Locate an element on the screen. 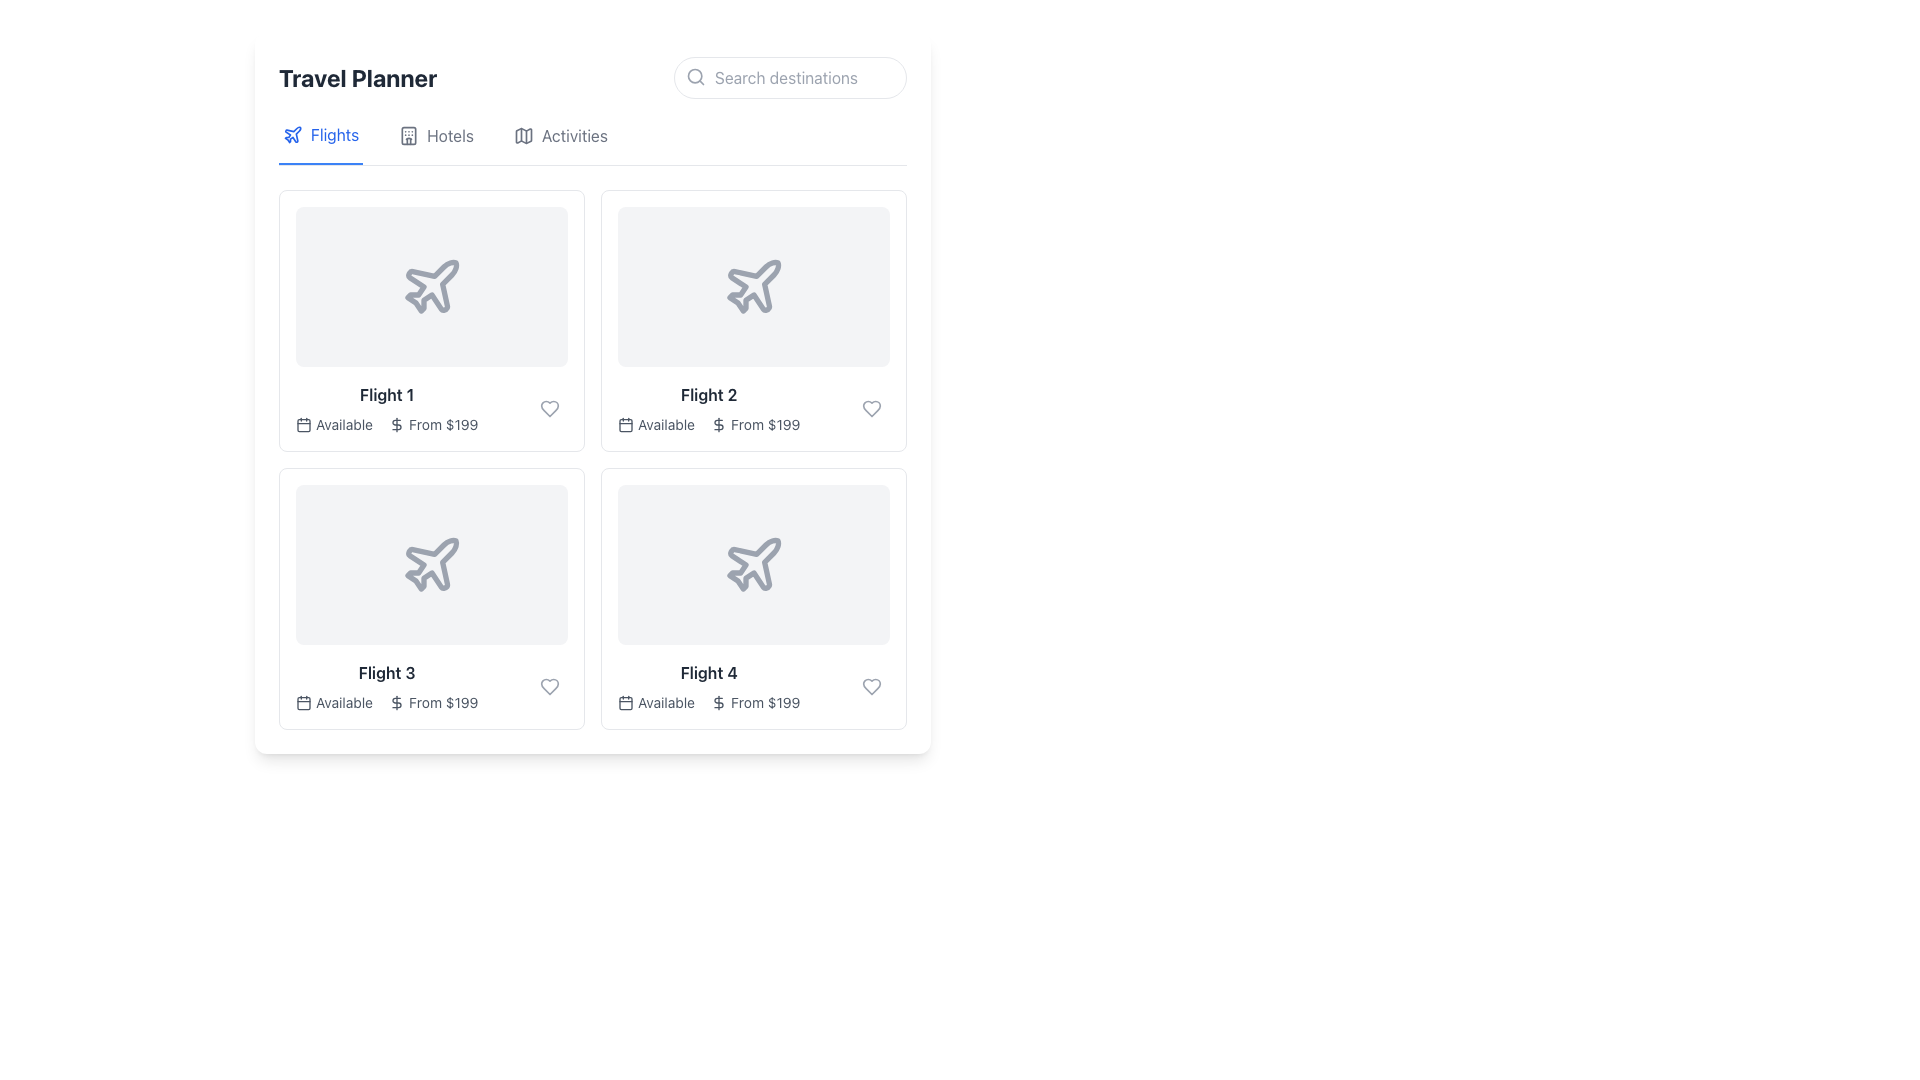  the airplane icon displayed prominently in the center of the first card in the 'Flights' section of the grid interface is located at coordinates (431, 286).